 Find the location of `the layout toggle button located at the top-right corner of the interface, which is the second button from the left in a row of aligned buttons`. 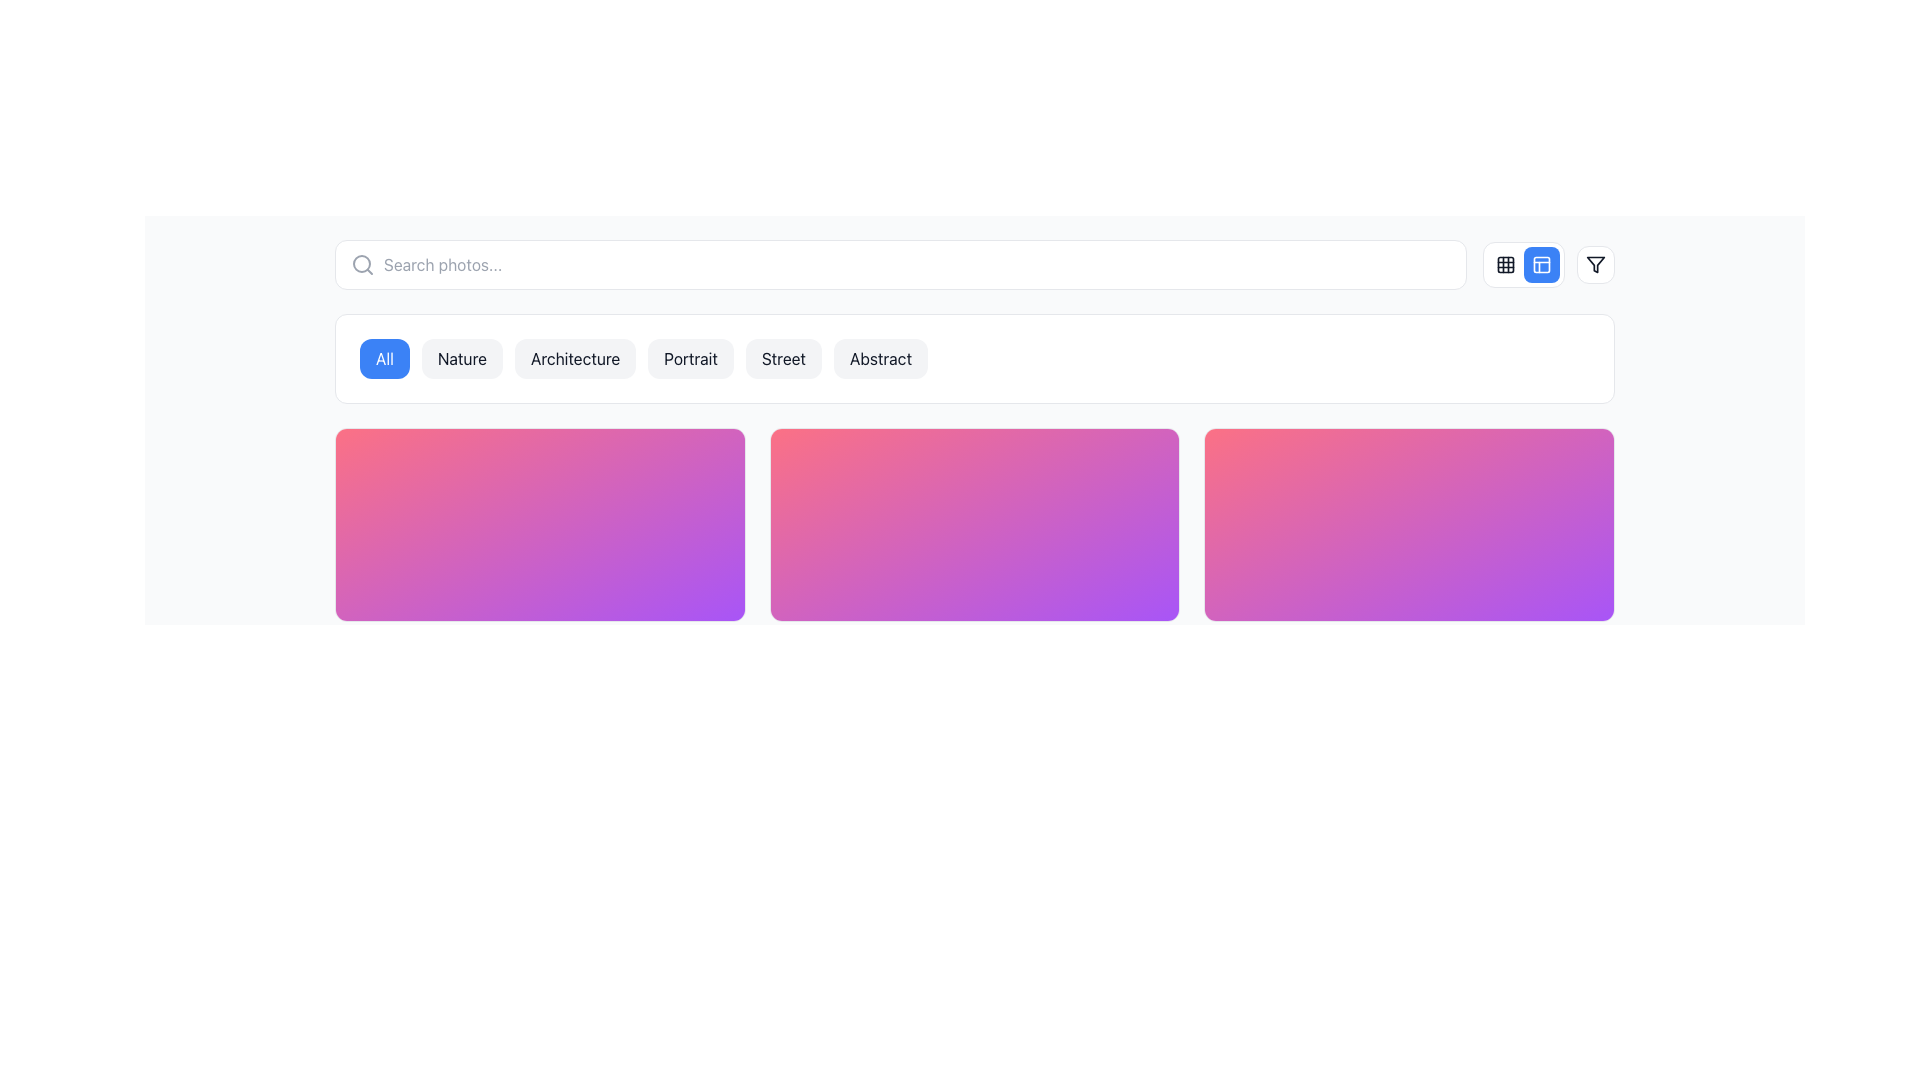

the layout toggle button located at the top-right corner of the interface, which is the second button from the left in a row of aligned buttons is located at coordinates (1522, 264).